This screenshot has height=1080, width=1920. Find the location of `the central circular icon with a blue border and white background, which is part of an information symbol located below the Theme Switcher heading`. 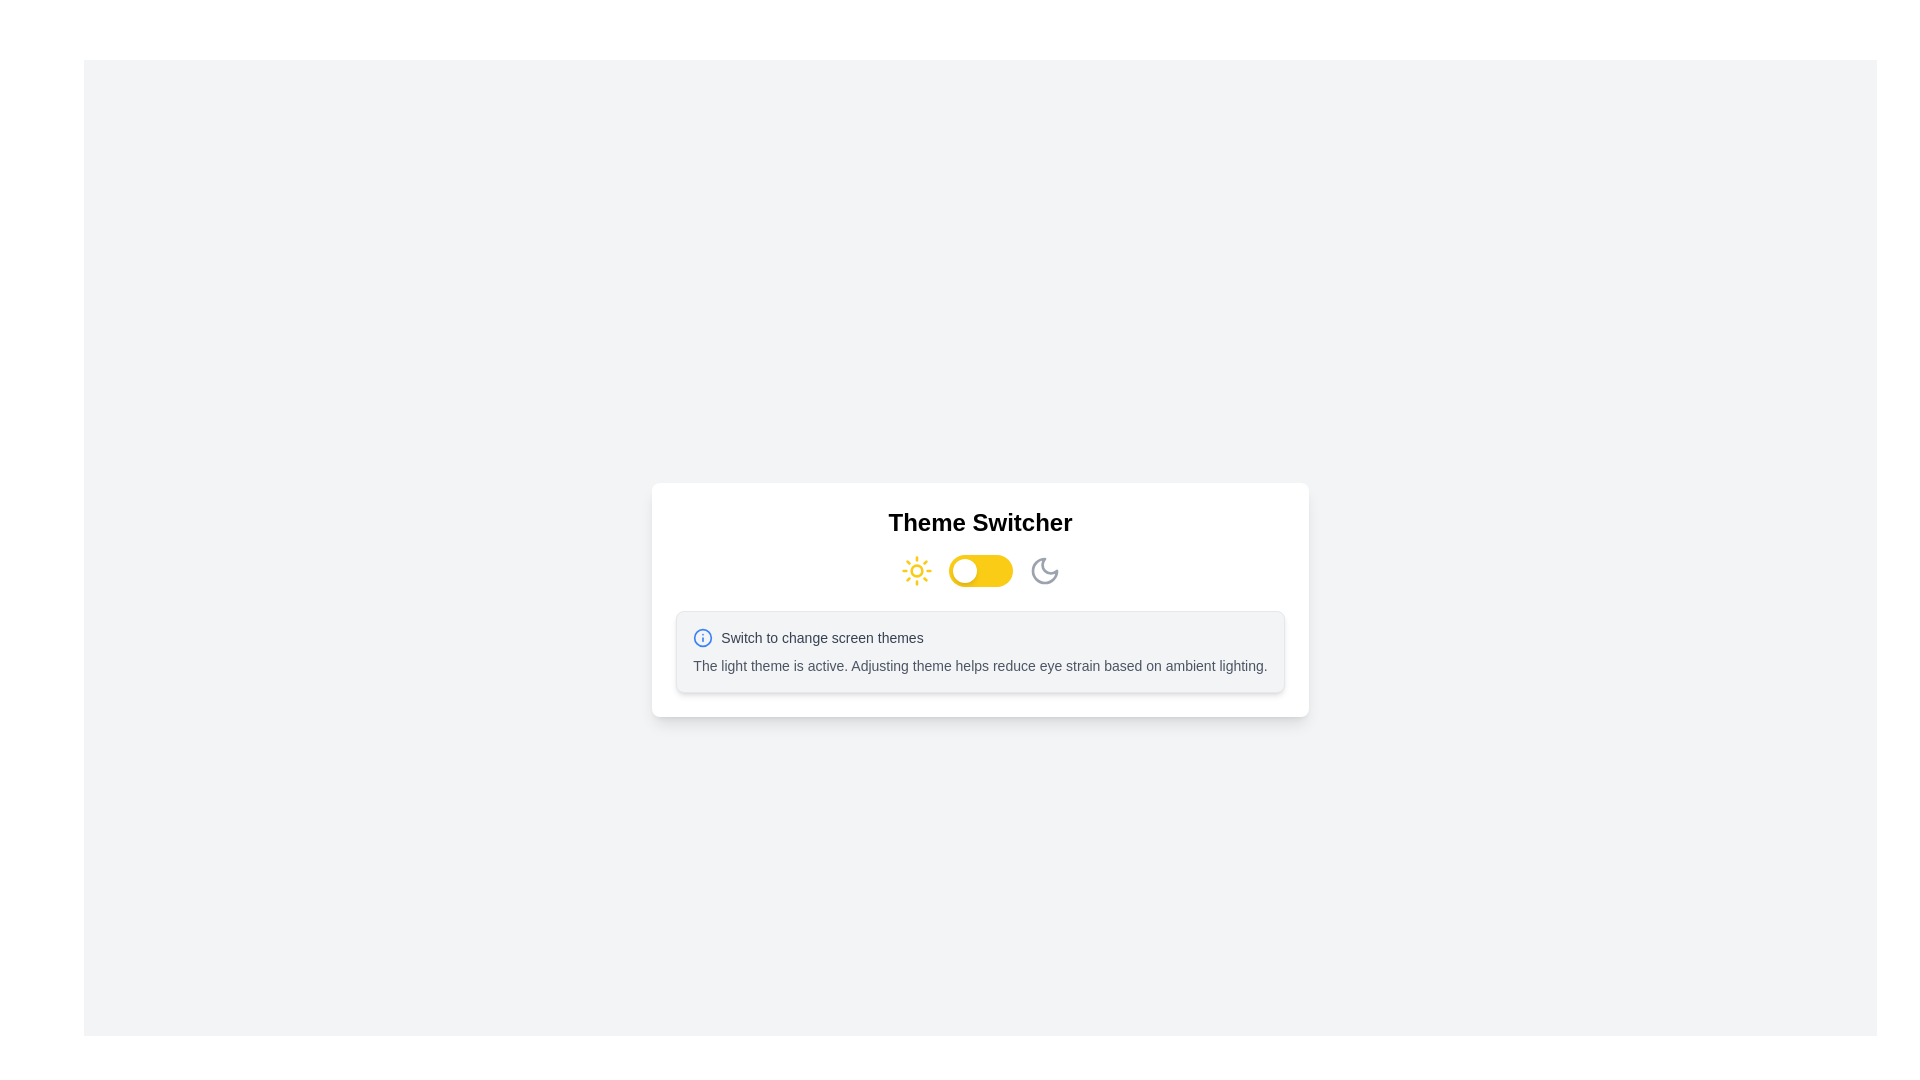

the central circular icon with a blue border and white background, which is part of an information symbol located below the Theme Switcher heading is located at coordinates (703, 637).